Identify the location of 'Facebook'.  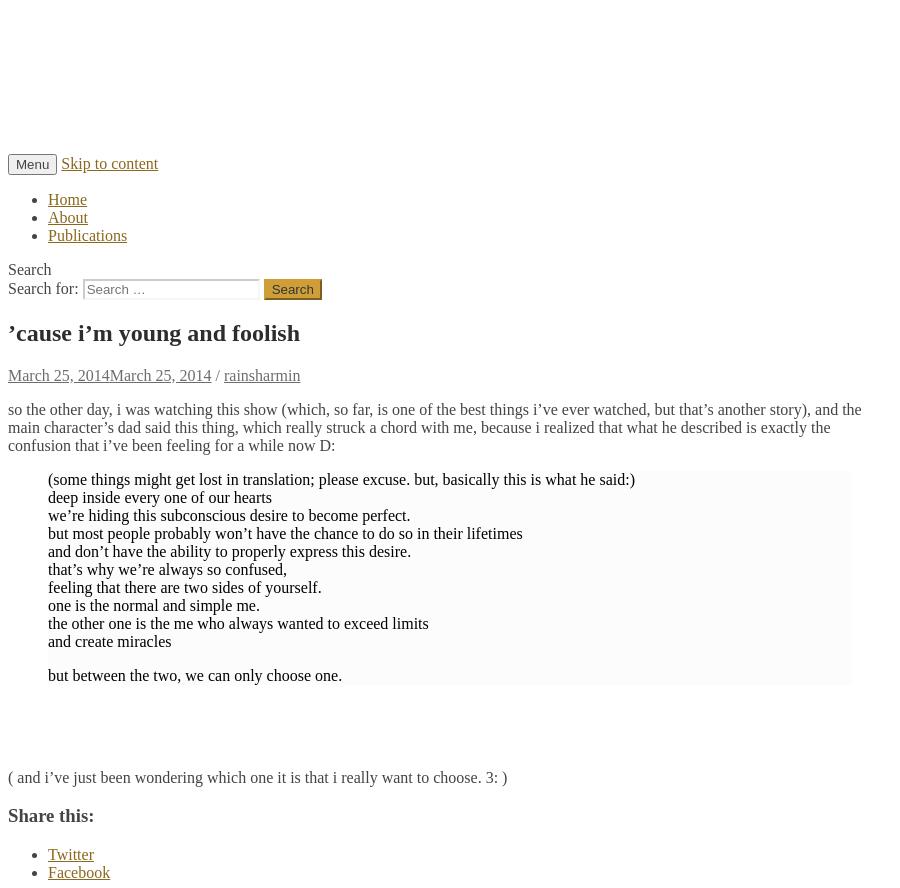
(46, 871).